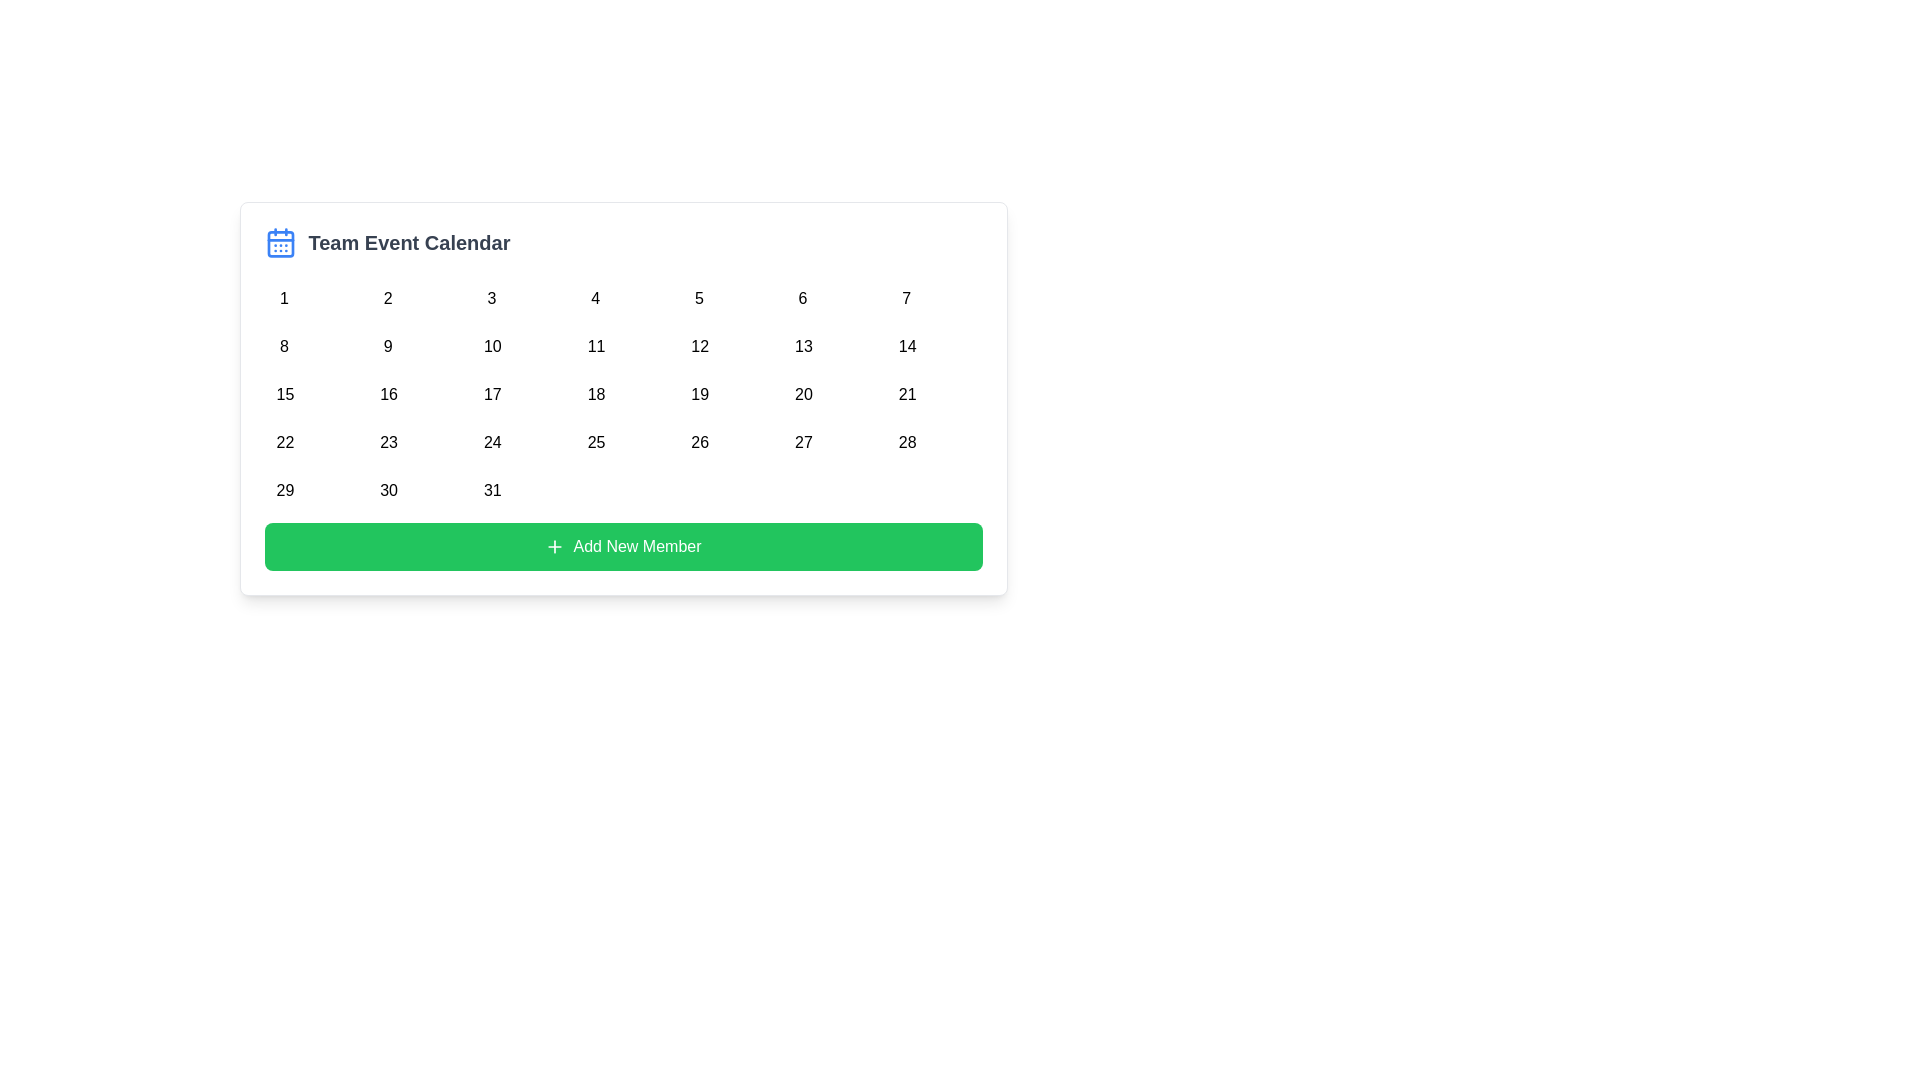  What do you see at coordinates (388, 390) in the screenshot?
I see `the number cell displaying '16' in the calendar grid` at bounding box center [388, 390].